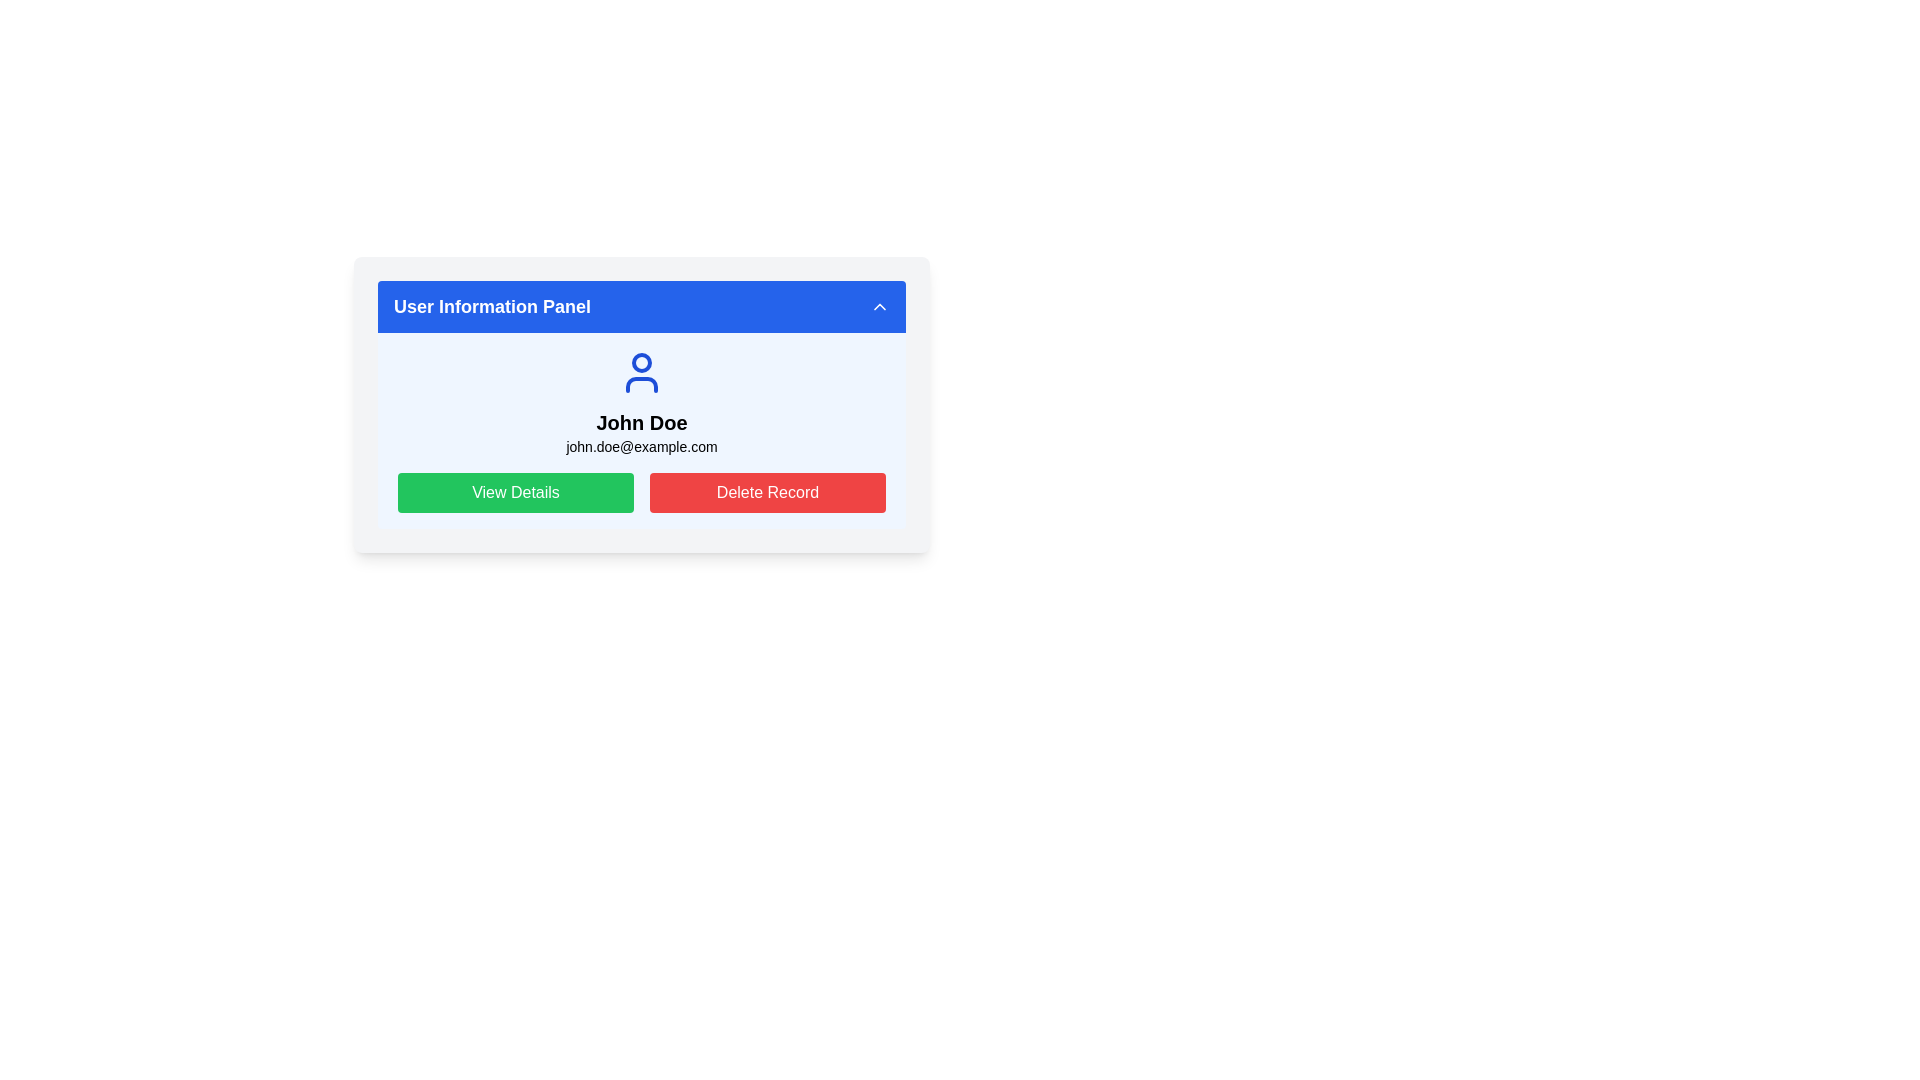  I want to click on the user profile icon, which is prominently displayed at the center of the user information panel, above the text 'John Doe' and 'john.doe@example.com', so click(642, 373).